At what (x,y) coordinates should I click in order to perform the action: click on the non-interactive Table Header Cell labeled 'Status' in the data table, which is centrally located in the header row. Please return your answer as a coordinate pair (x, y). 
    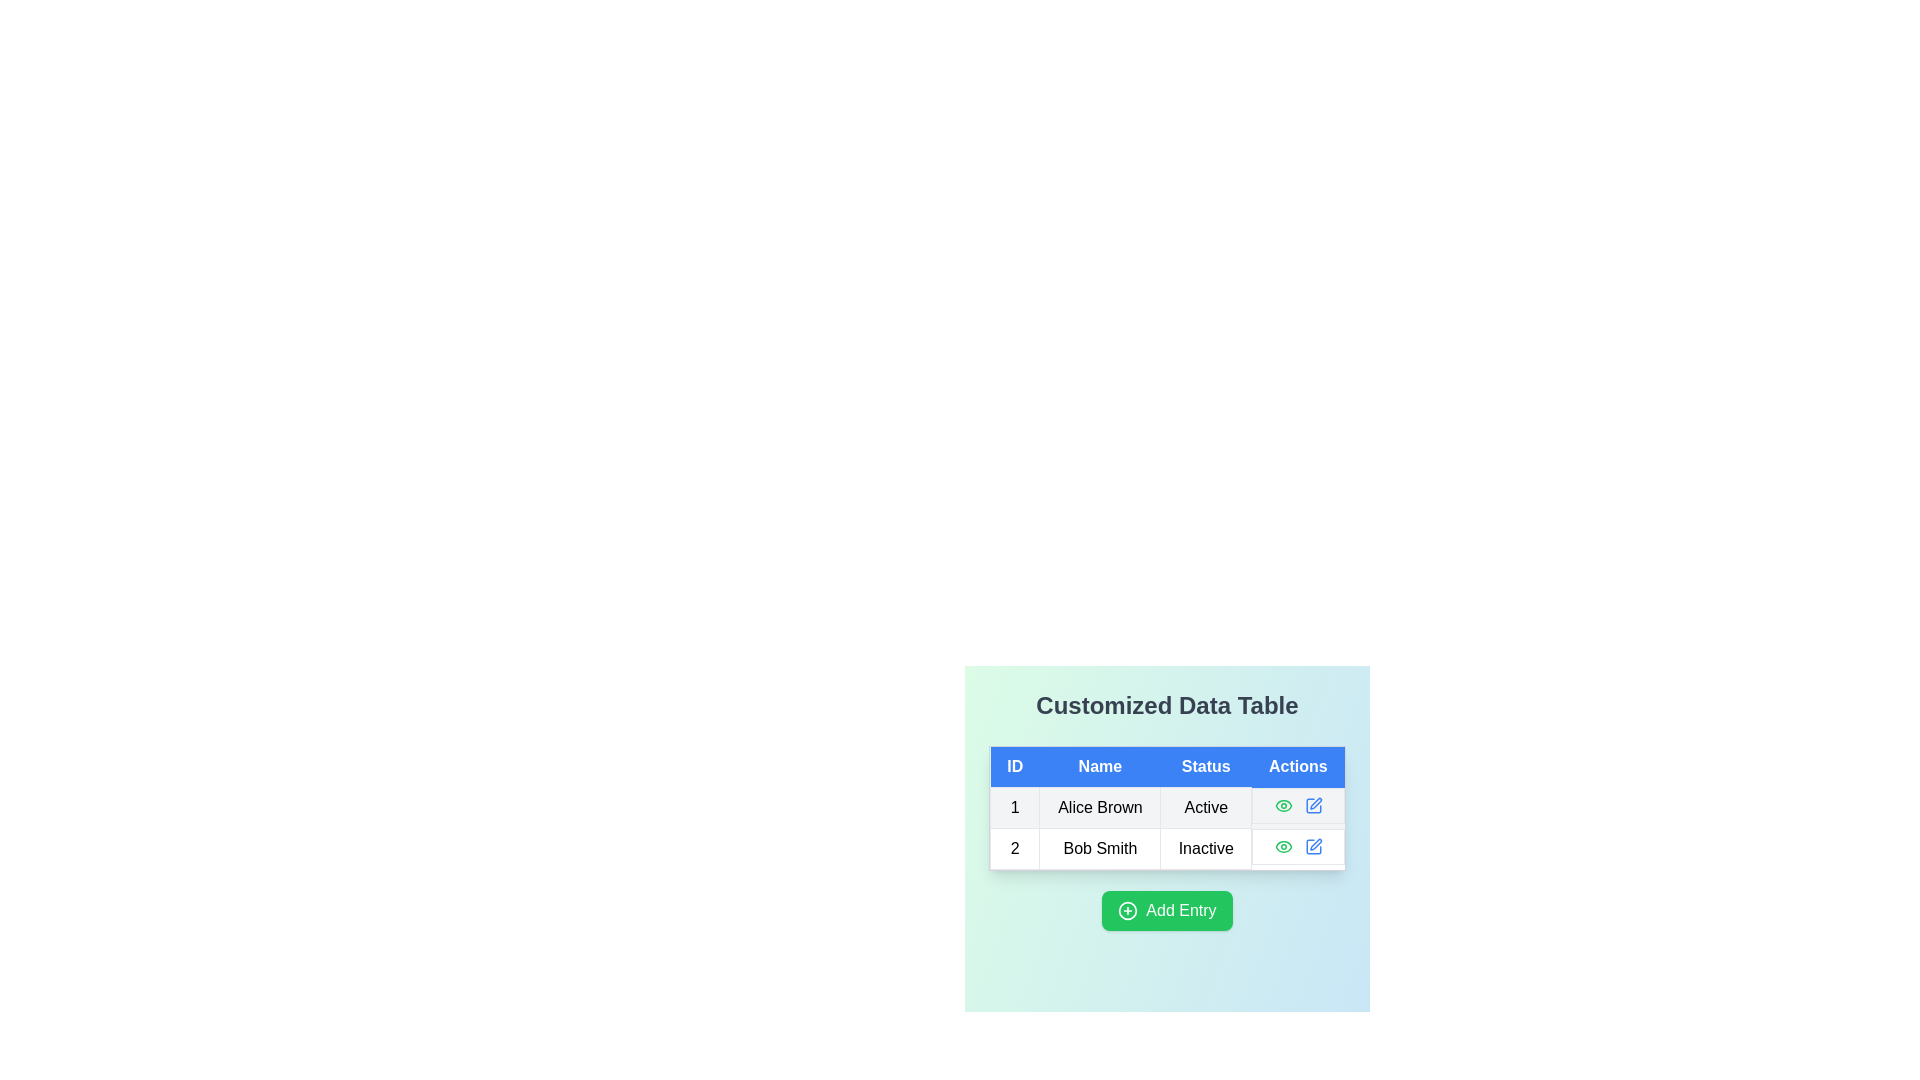
    Looking at the image, I should click on (1205, 766).